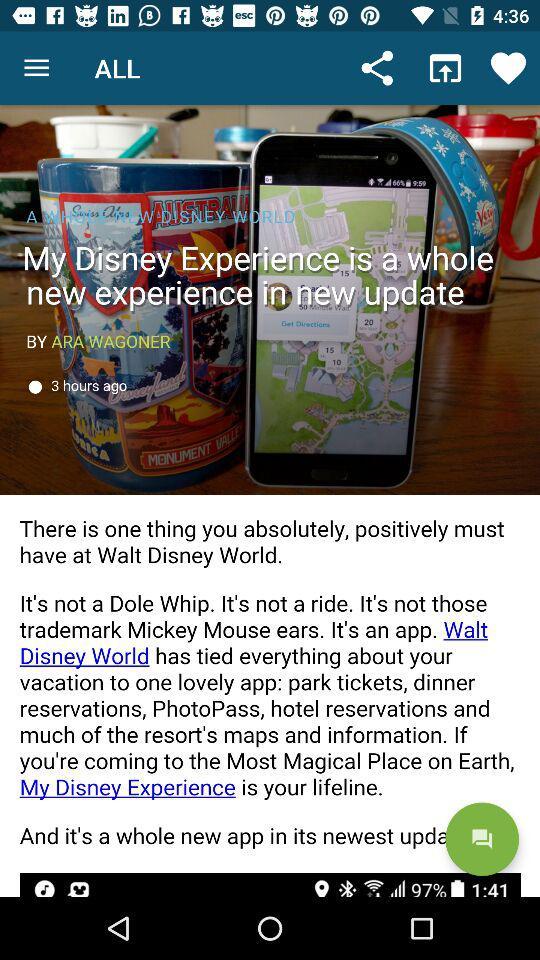 This screenshot has width=540, height=960. I want to click on the chat icon, so click(481, 839).